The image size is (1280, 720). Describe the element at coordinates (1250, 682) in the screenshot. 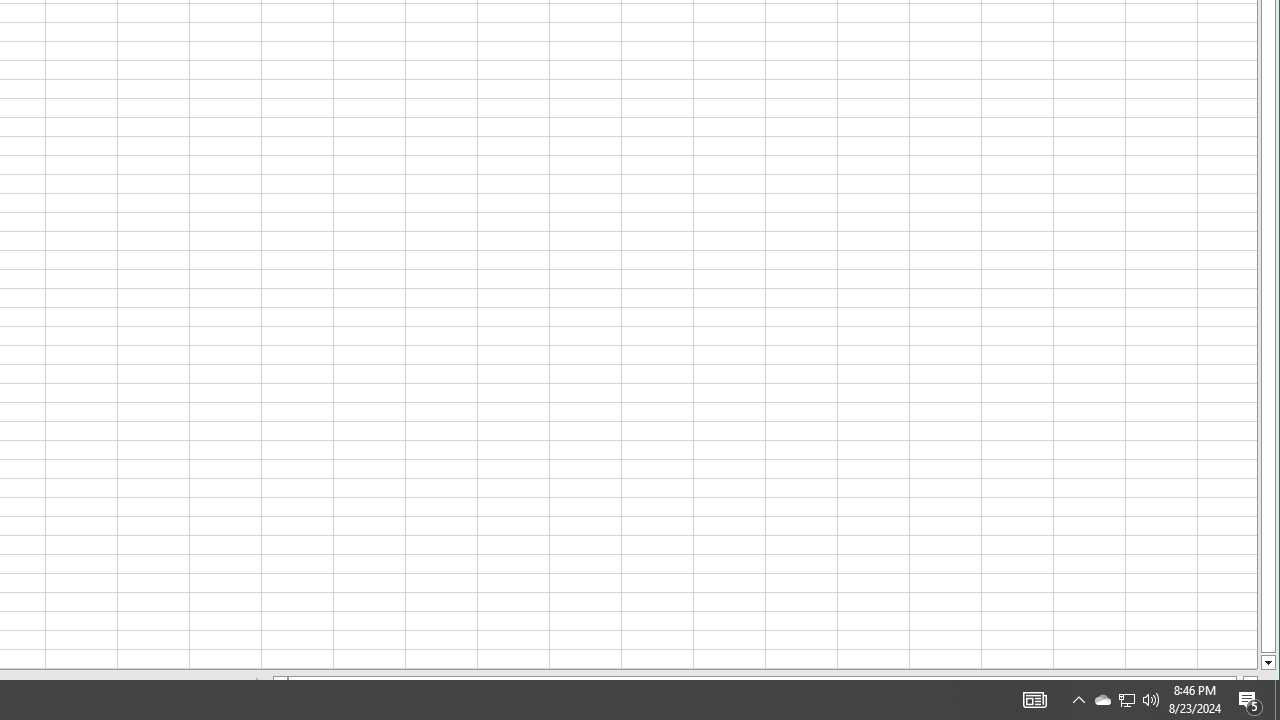

I see `'Column right'` at that location.